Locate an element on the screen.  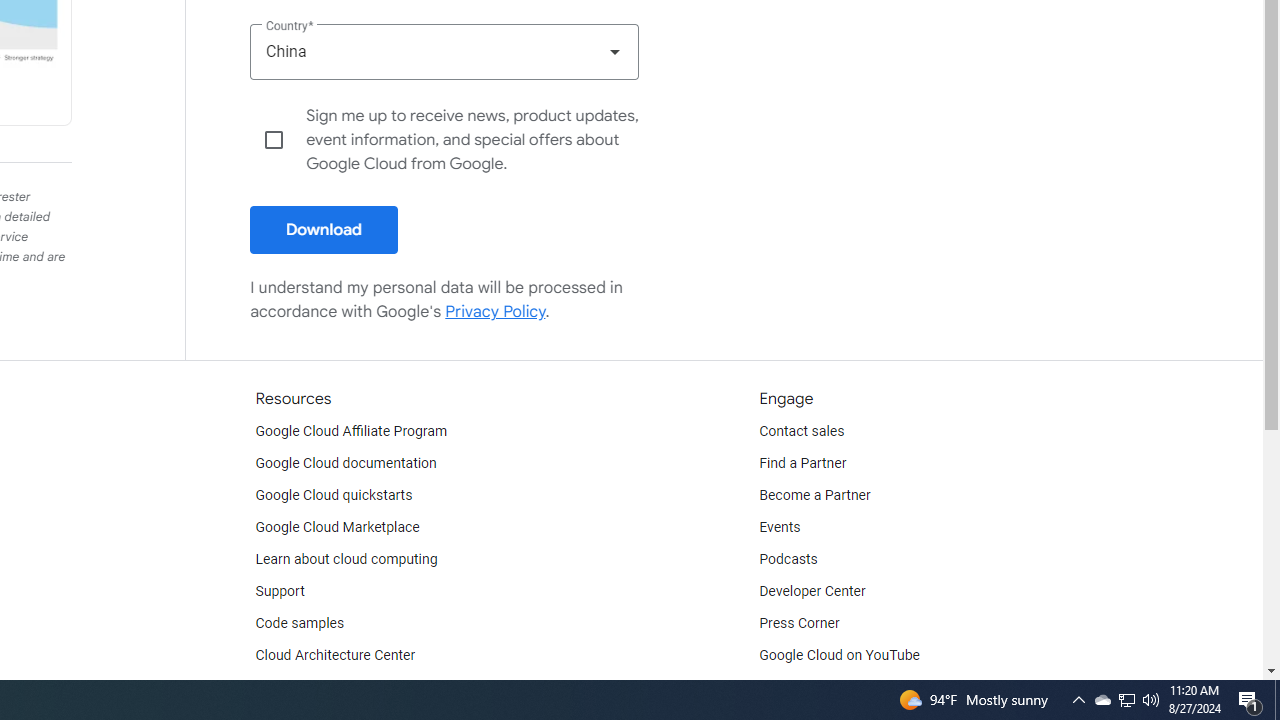
'Country China' is located at coordinates (443, 50).